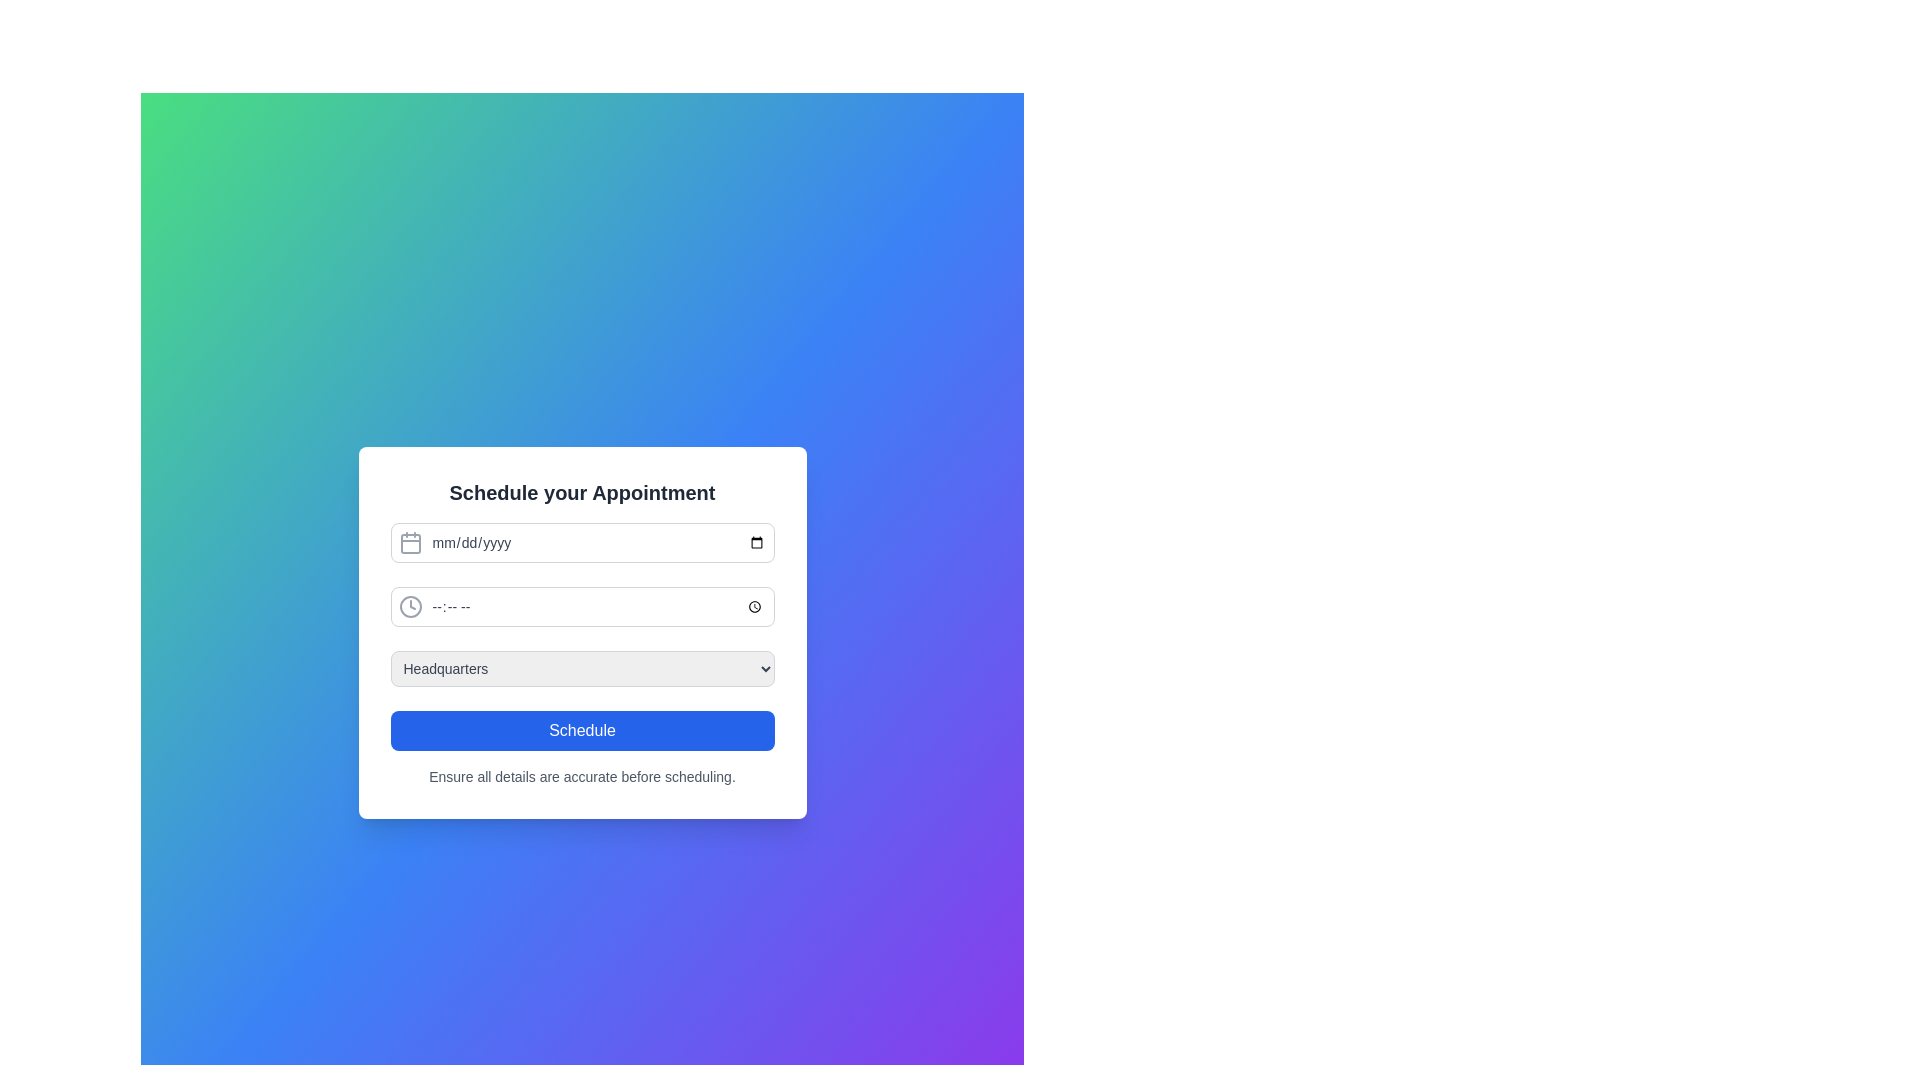 This screenshot has height=1080, width=1920. What do you see at coordinates (409, 543) in the screenshot?
I see `the calendar icon located at the left end of the date input field in the appointment scheduling form` at bounding box center [409, 543].